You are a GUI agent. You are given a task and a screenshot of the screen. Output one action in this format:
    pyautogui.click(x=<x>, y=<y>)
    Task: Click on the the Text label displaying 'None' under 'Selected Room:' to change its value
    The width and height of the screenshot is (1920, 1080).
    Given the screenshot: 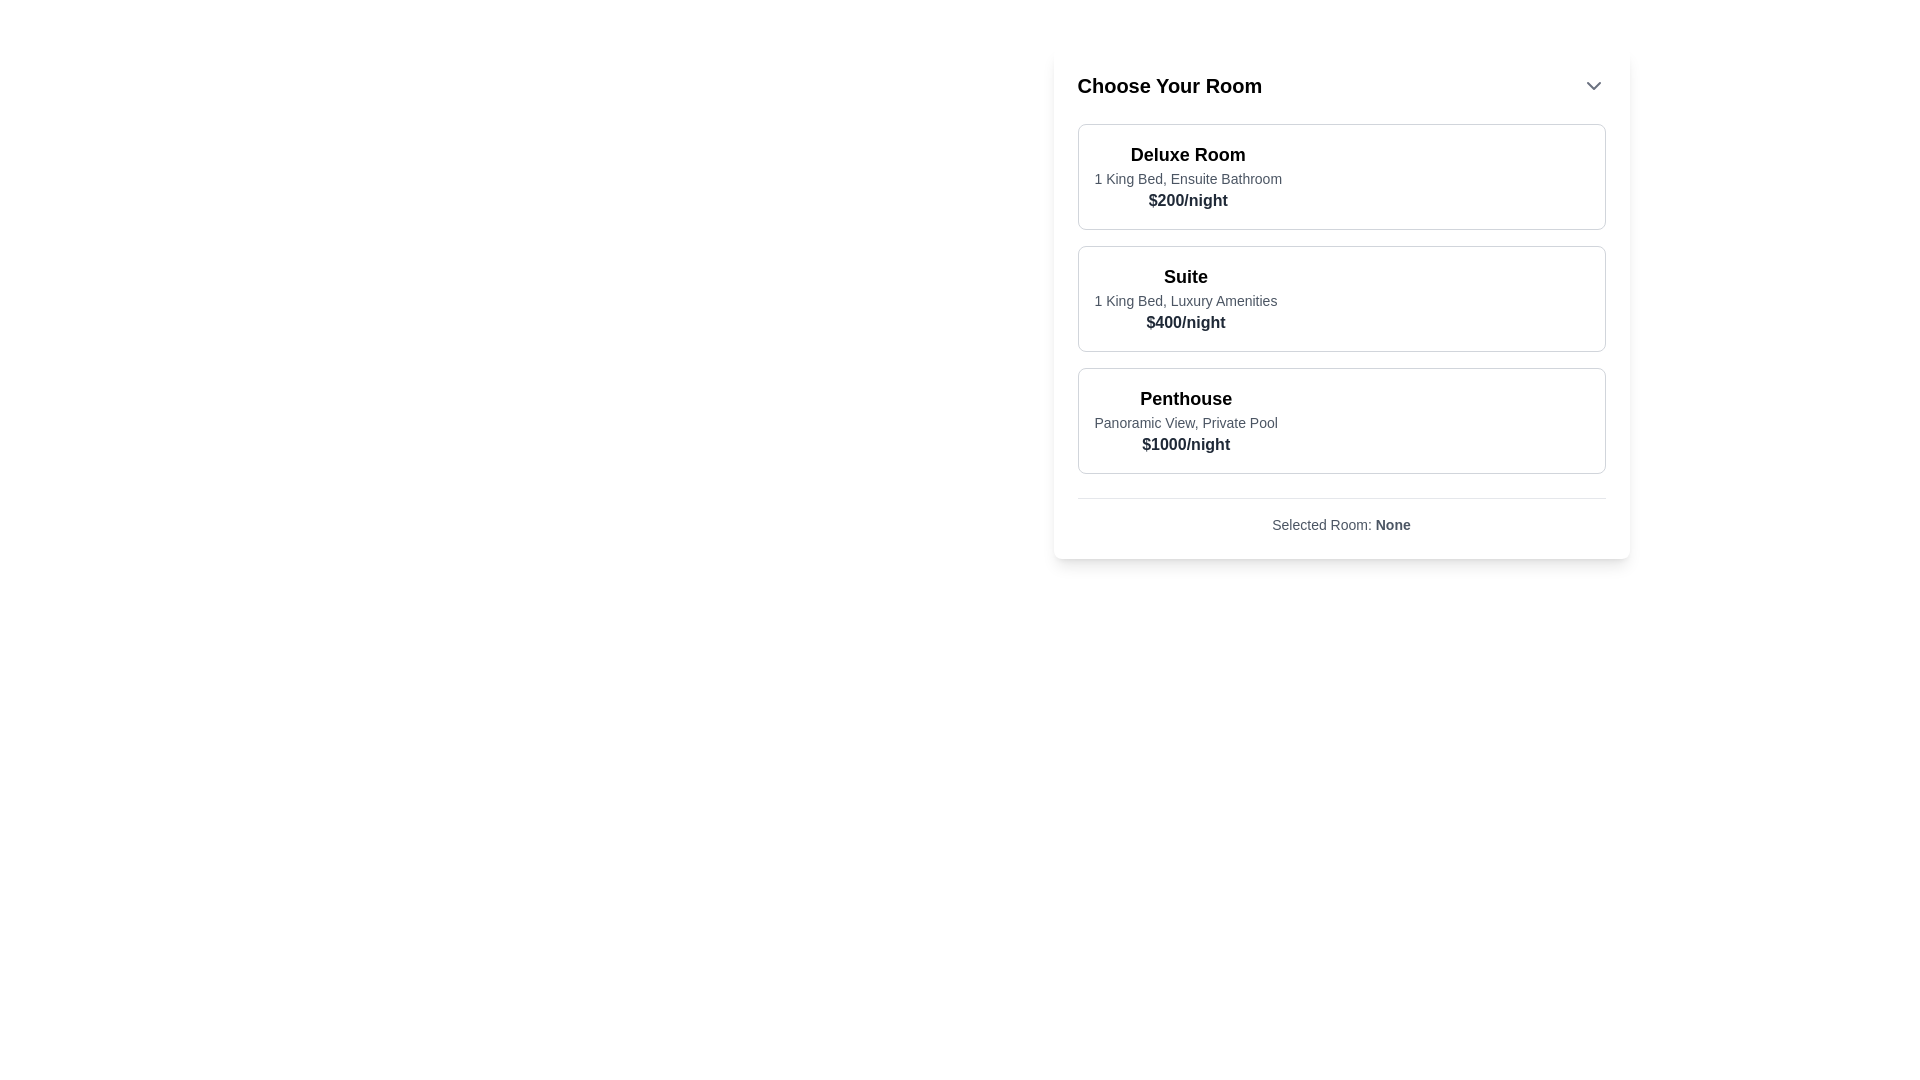 What is the action you would take?
    pyautogui.click(x=1341, y=515)
    